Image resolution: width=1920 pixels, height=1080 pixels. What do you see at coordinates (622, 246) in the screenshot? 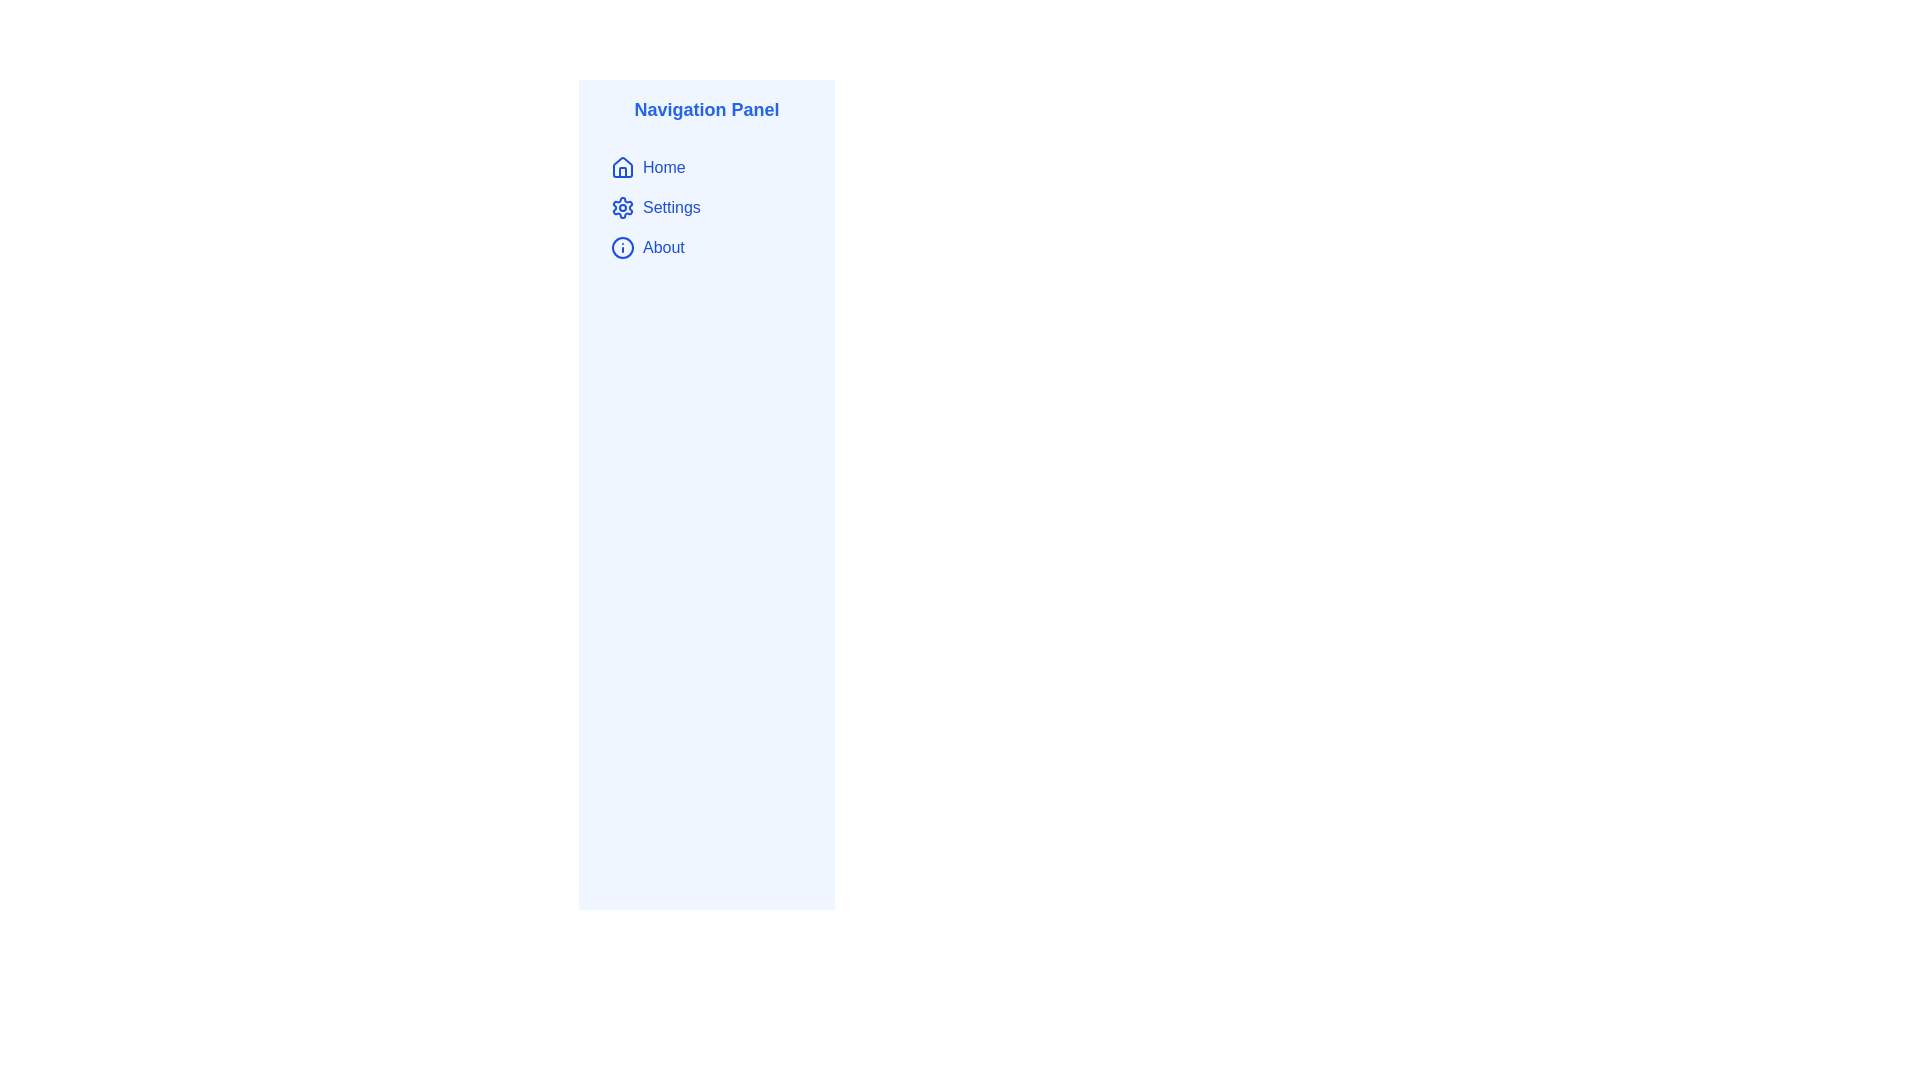
I see `the circular icon with a hollow blue outline, which has a blue dot at the top and a vertical line segment at the bottom center, located in the navigation panel under the 'About' section` at bounding box center [622, 246].